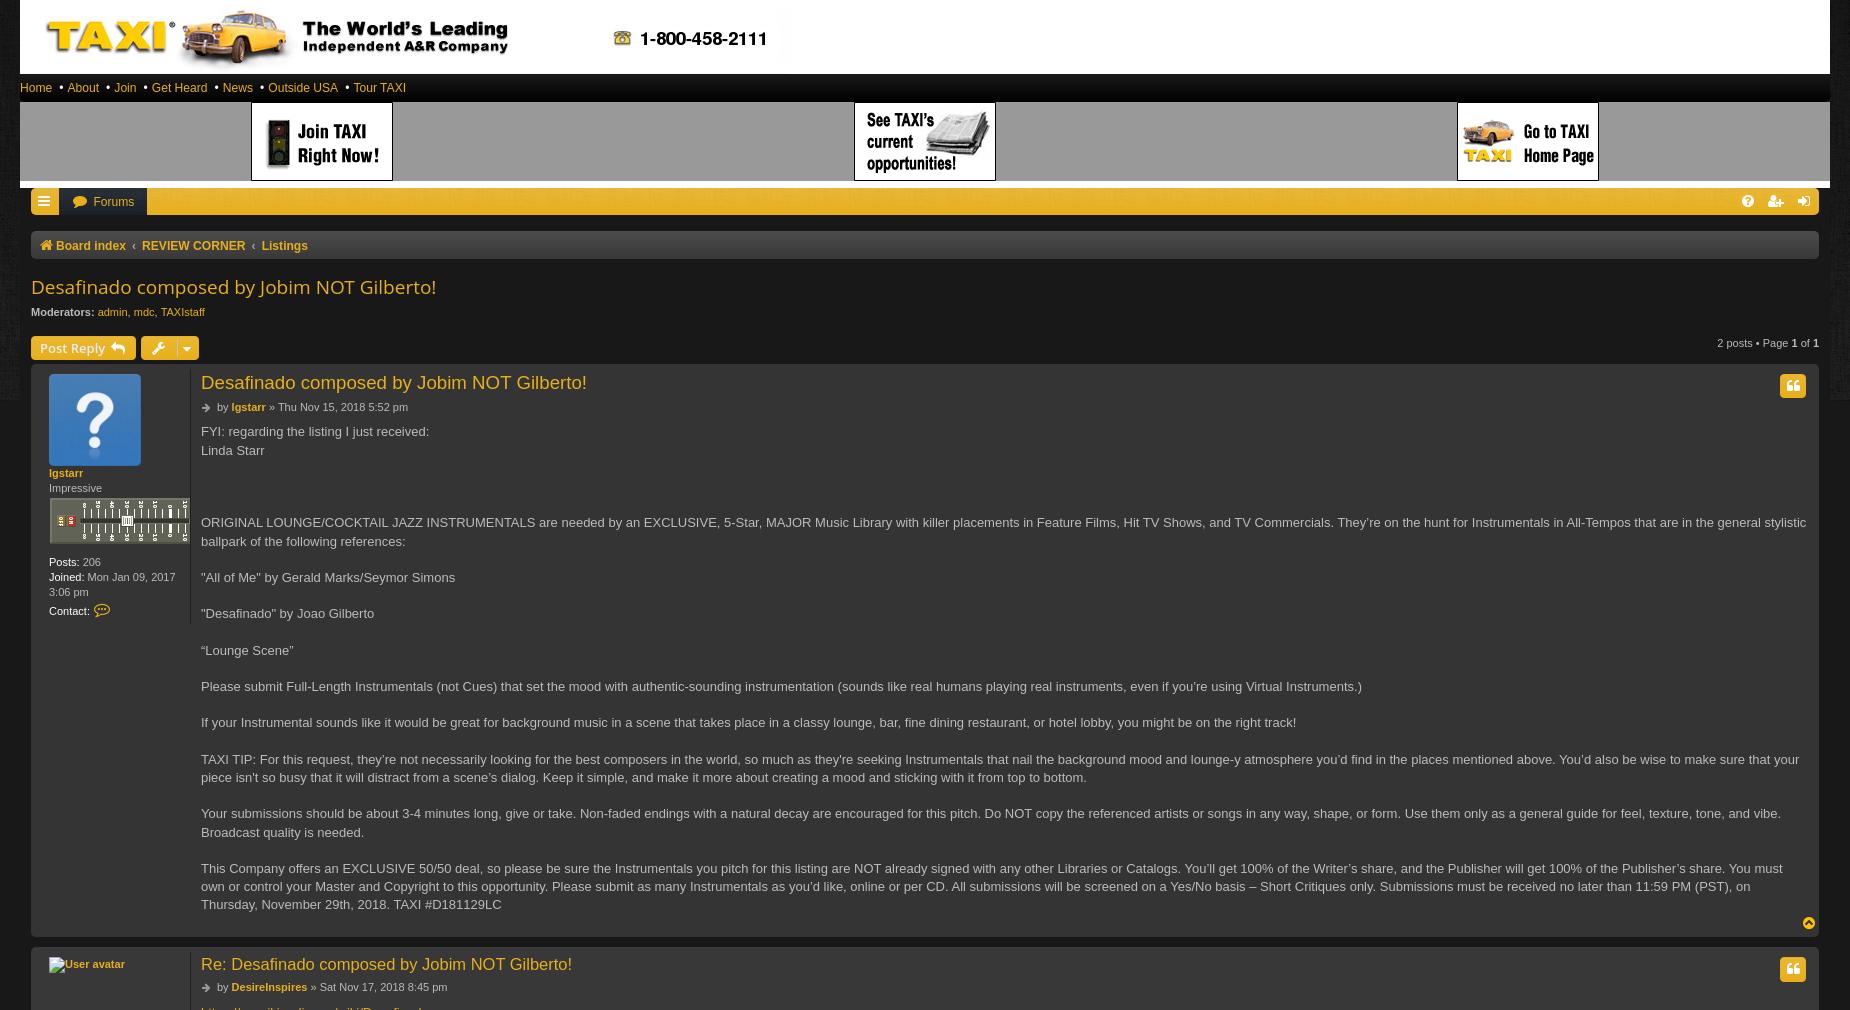 The height and width of the screenshot is (1010, 1850). Describe the element at coordinates (74, 488) in the screenshot. I see `'Impressive'` at that location.